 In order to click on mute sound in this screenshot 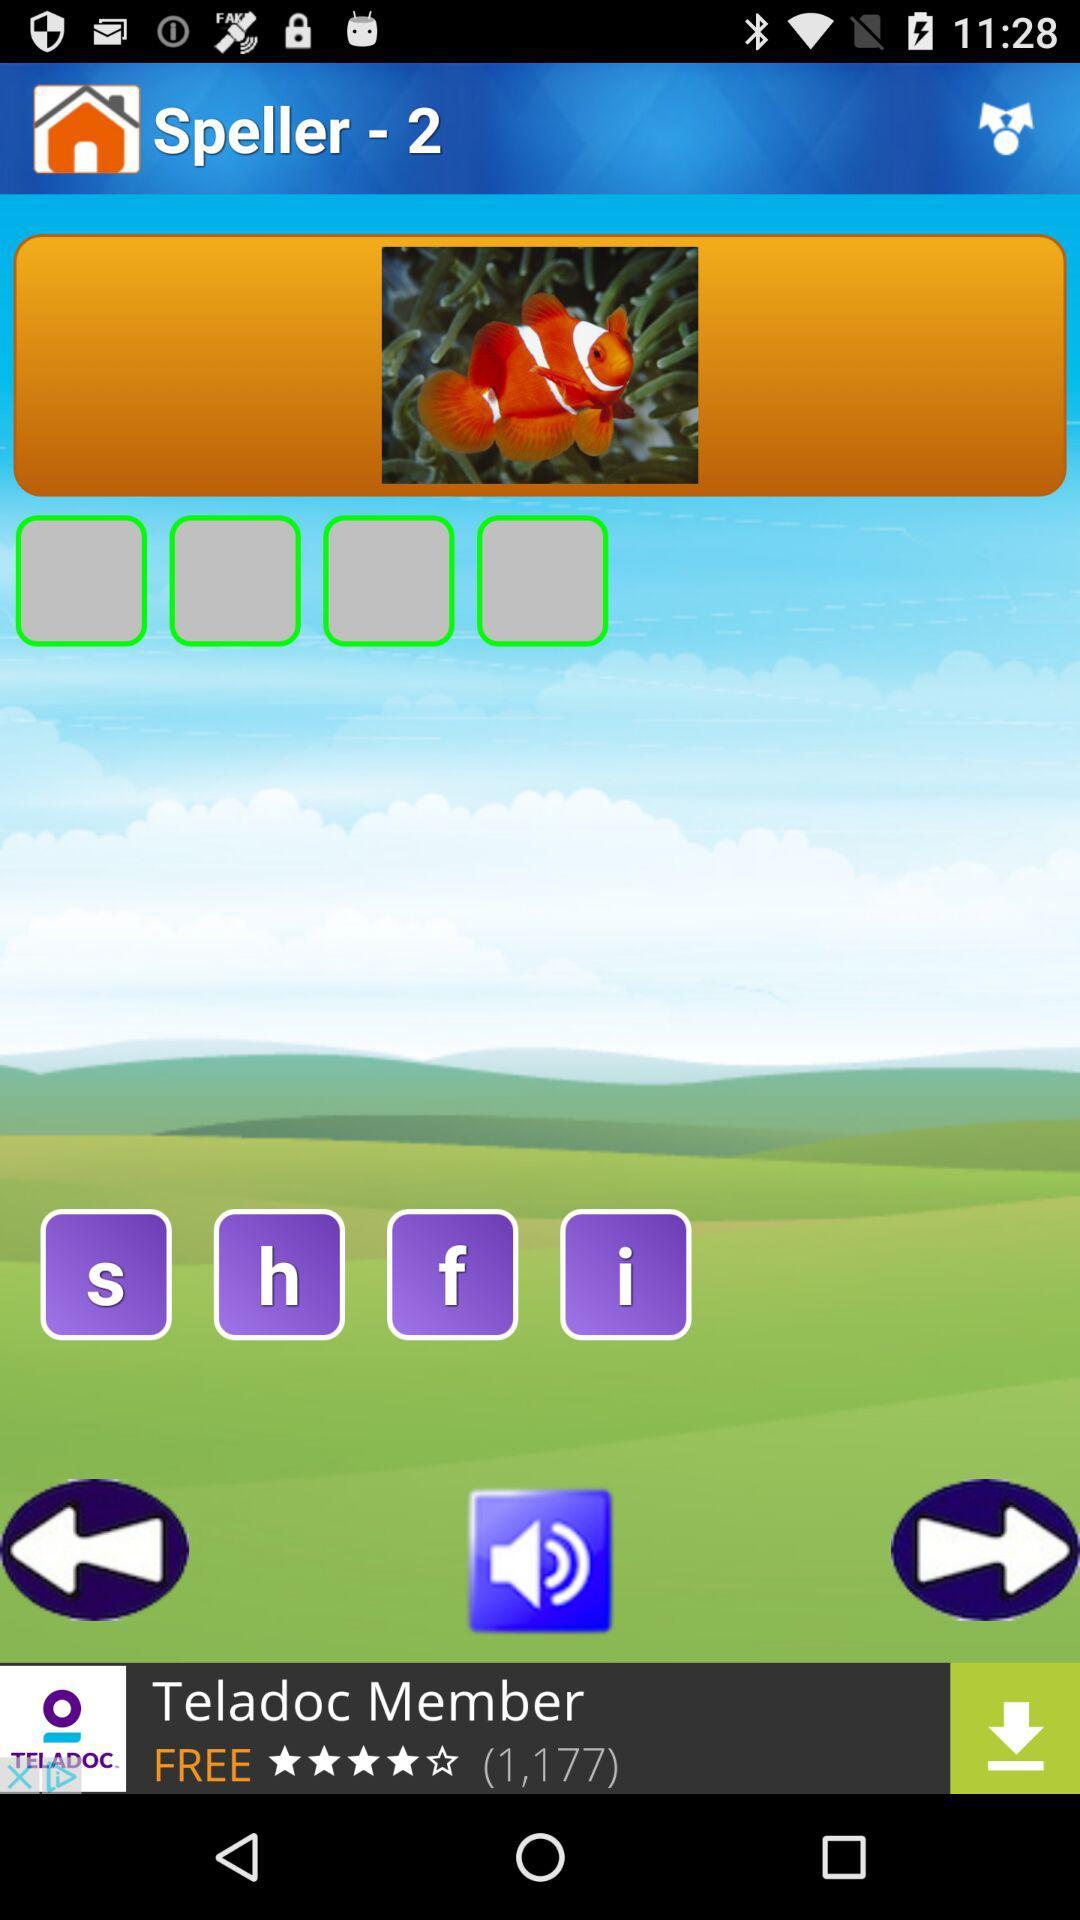, I will do `click(540, 1556)`.